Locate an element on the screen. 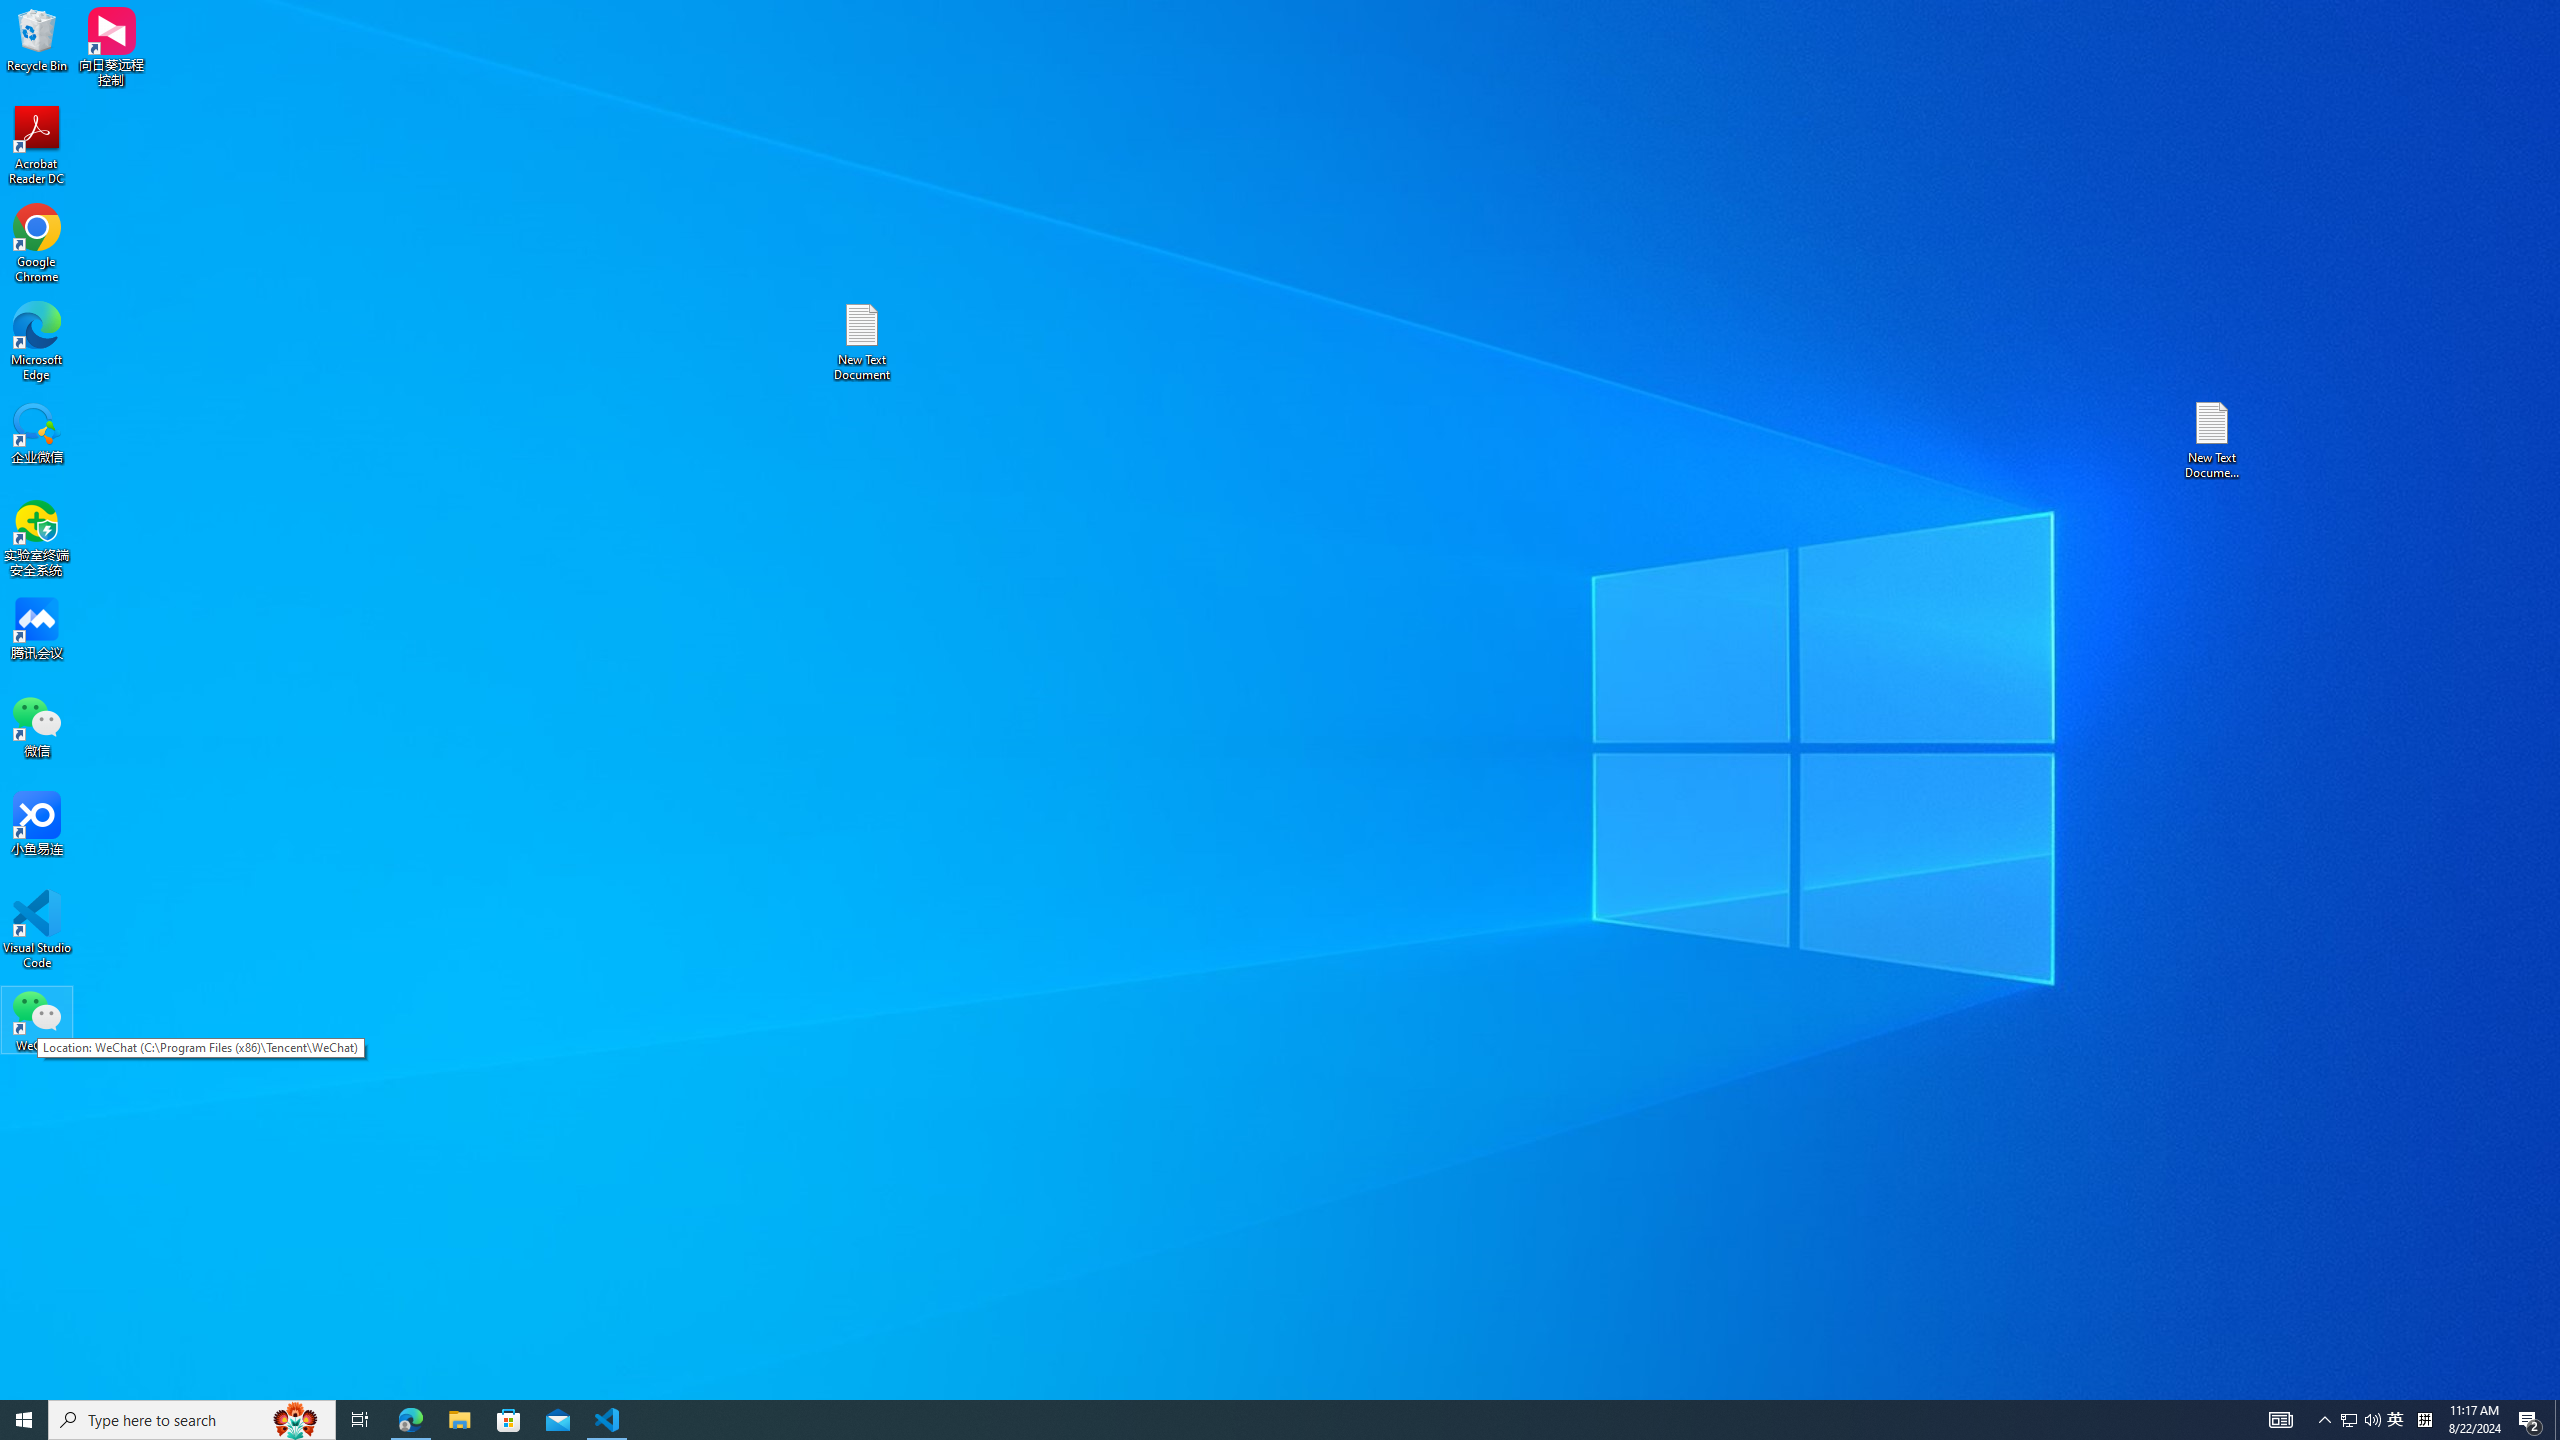  'Microsoft Edge' is located at coordinates (36, 341).